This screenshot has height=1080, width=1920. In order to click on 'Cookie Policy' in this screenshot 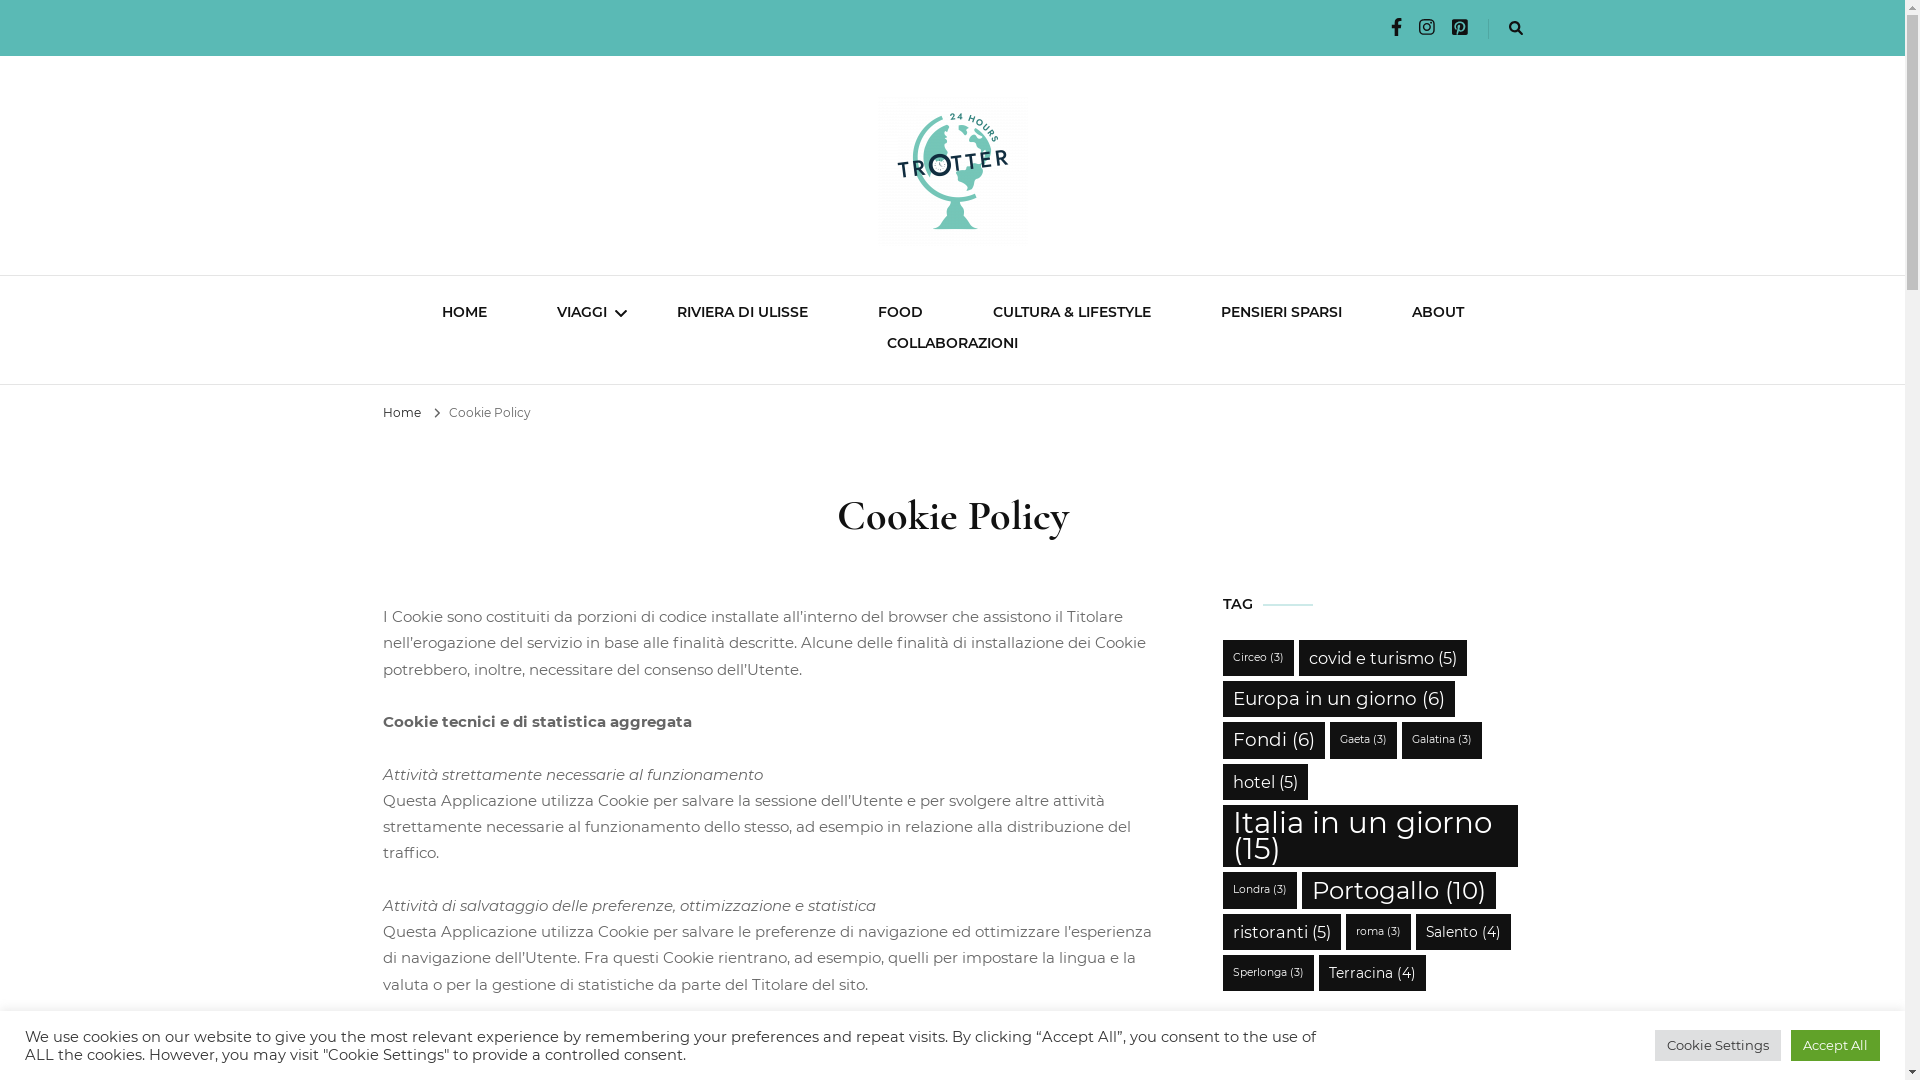, I will do `click(489, 411)`.